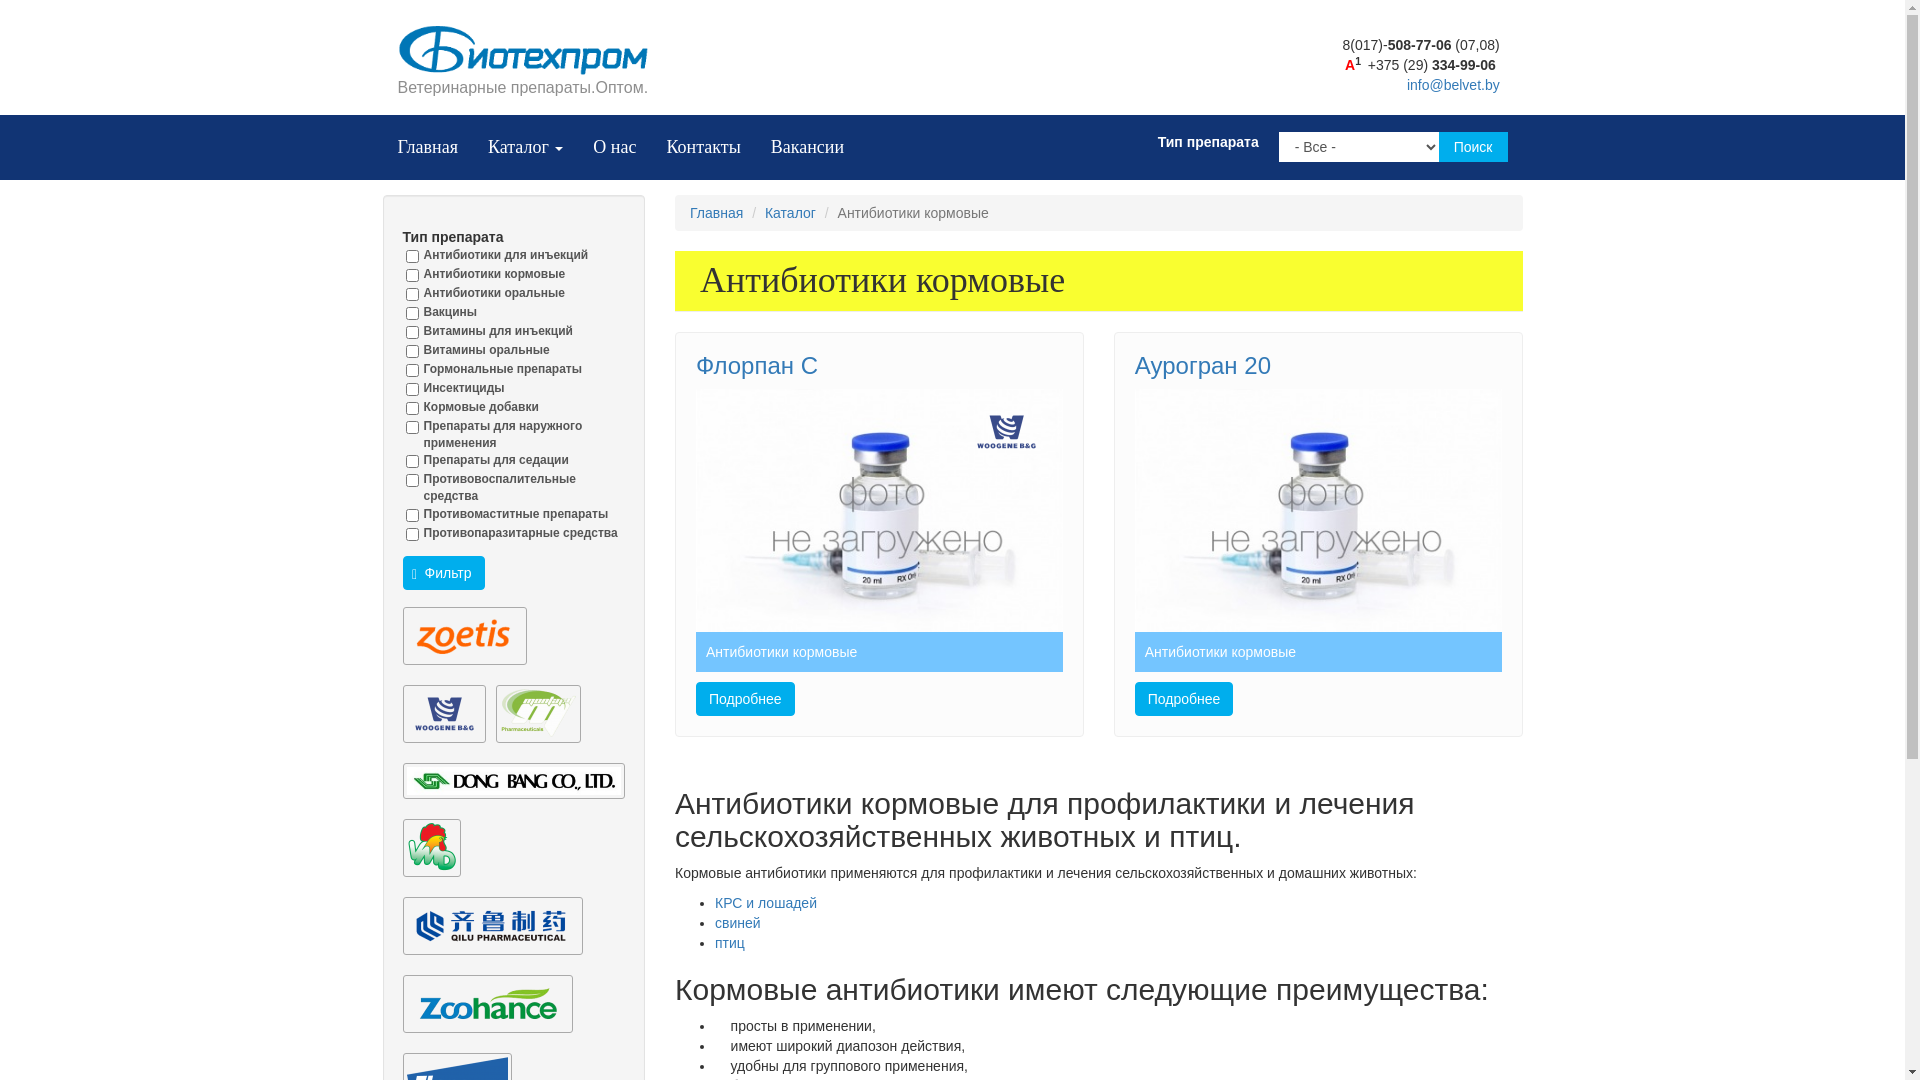 Image resolution: width=1920 pixels, height=1080 pixels. Describe the element at coordinates (463, 636) in the screenshot. I see `'Zoetis'` at that location.